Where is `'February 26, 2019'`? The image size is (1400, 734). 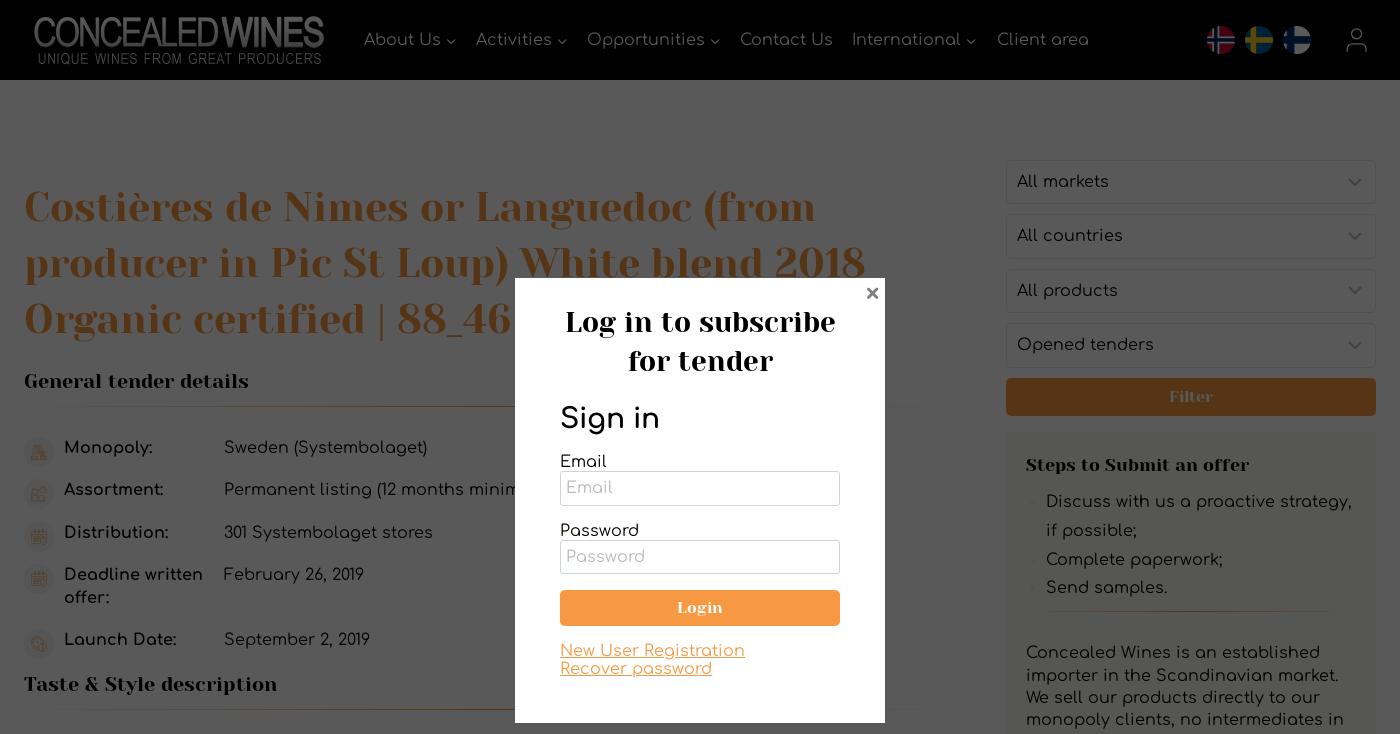
'February 26, 2019' is located at coordinates (294, 575).